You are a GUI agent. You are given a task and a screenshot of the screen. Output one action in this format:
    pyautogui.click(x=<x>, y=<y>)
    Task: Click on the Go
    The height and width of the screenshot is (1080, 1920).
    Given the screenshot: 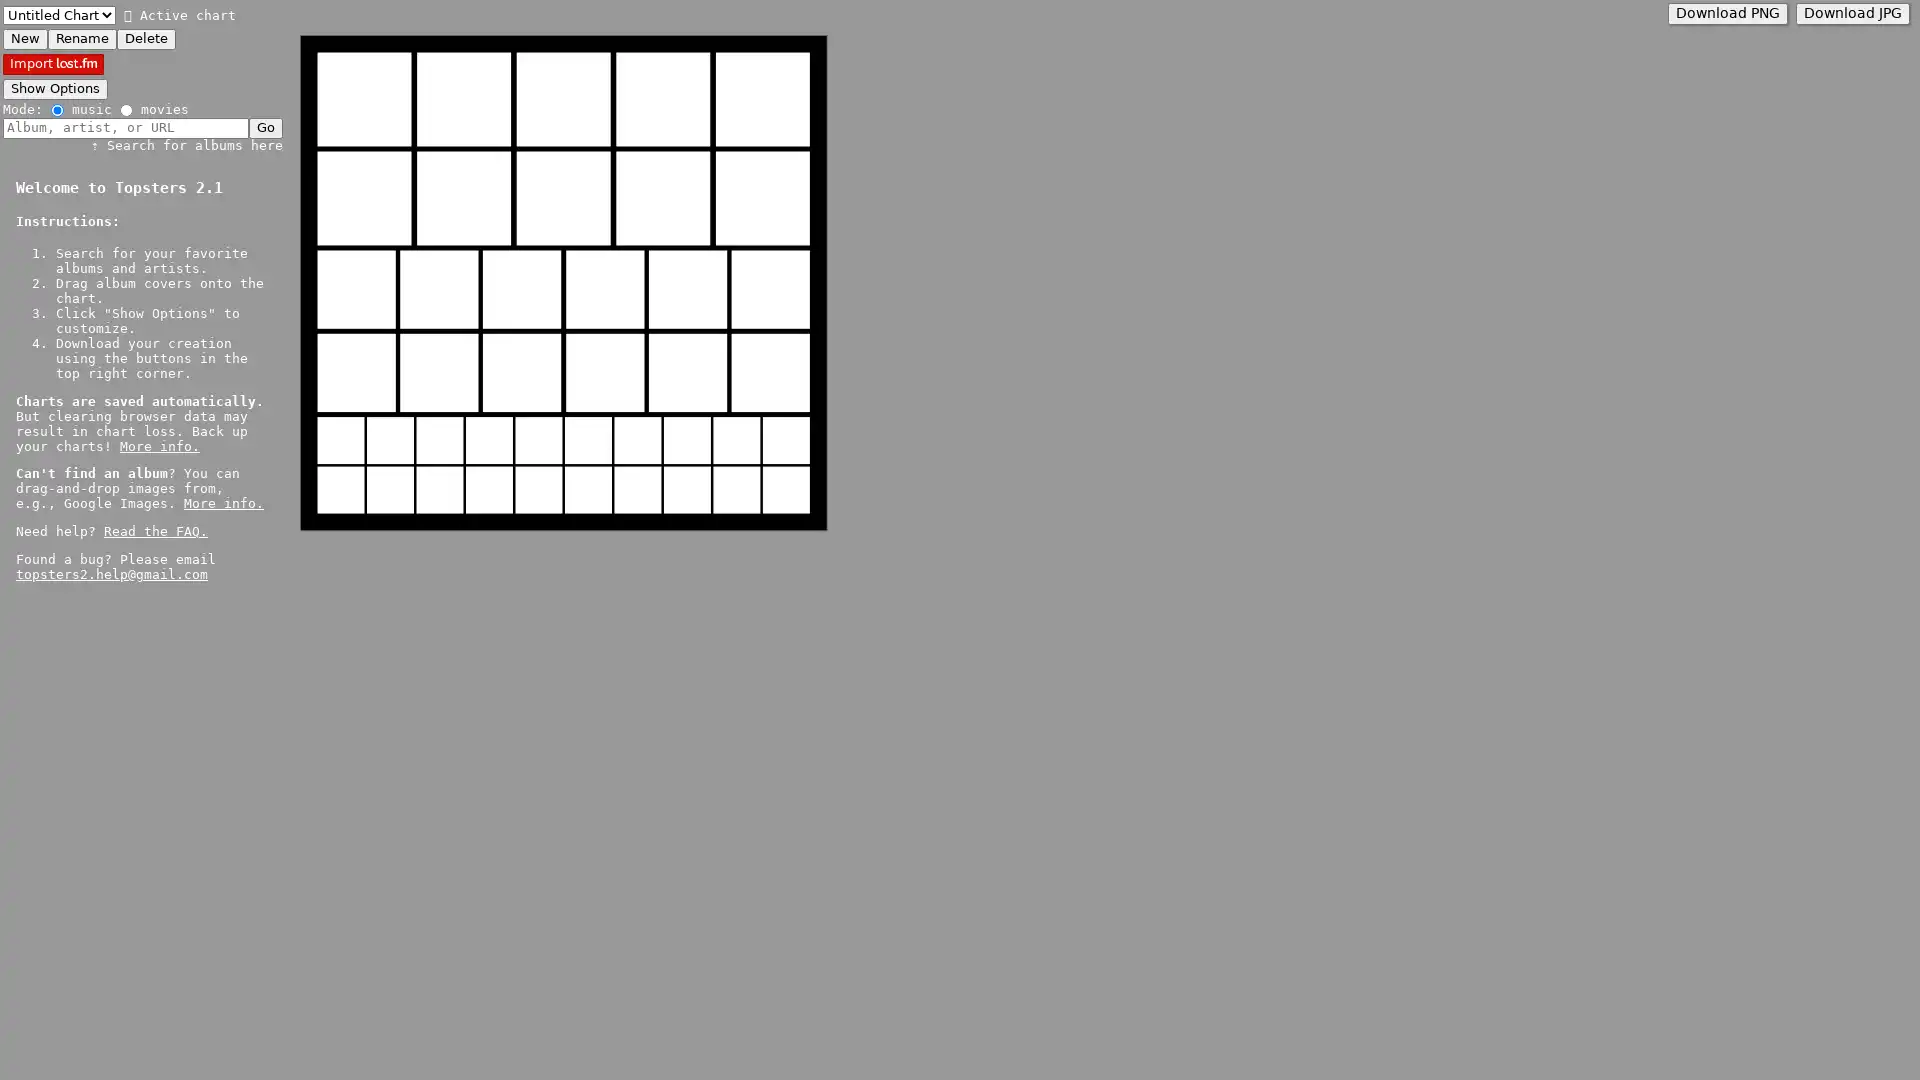 What is the action you would take?
    pyautogui.click(x=264, y=128)
    